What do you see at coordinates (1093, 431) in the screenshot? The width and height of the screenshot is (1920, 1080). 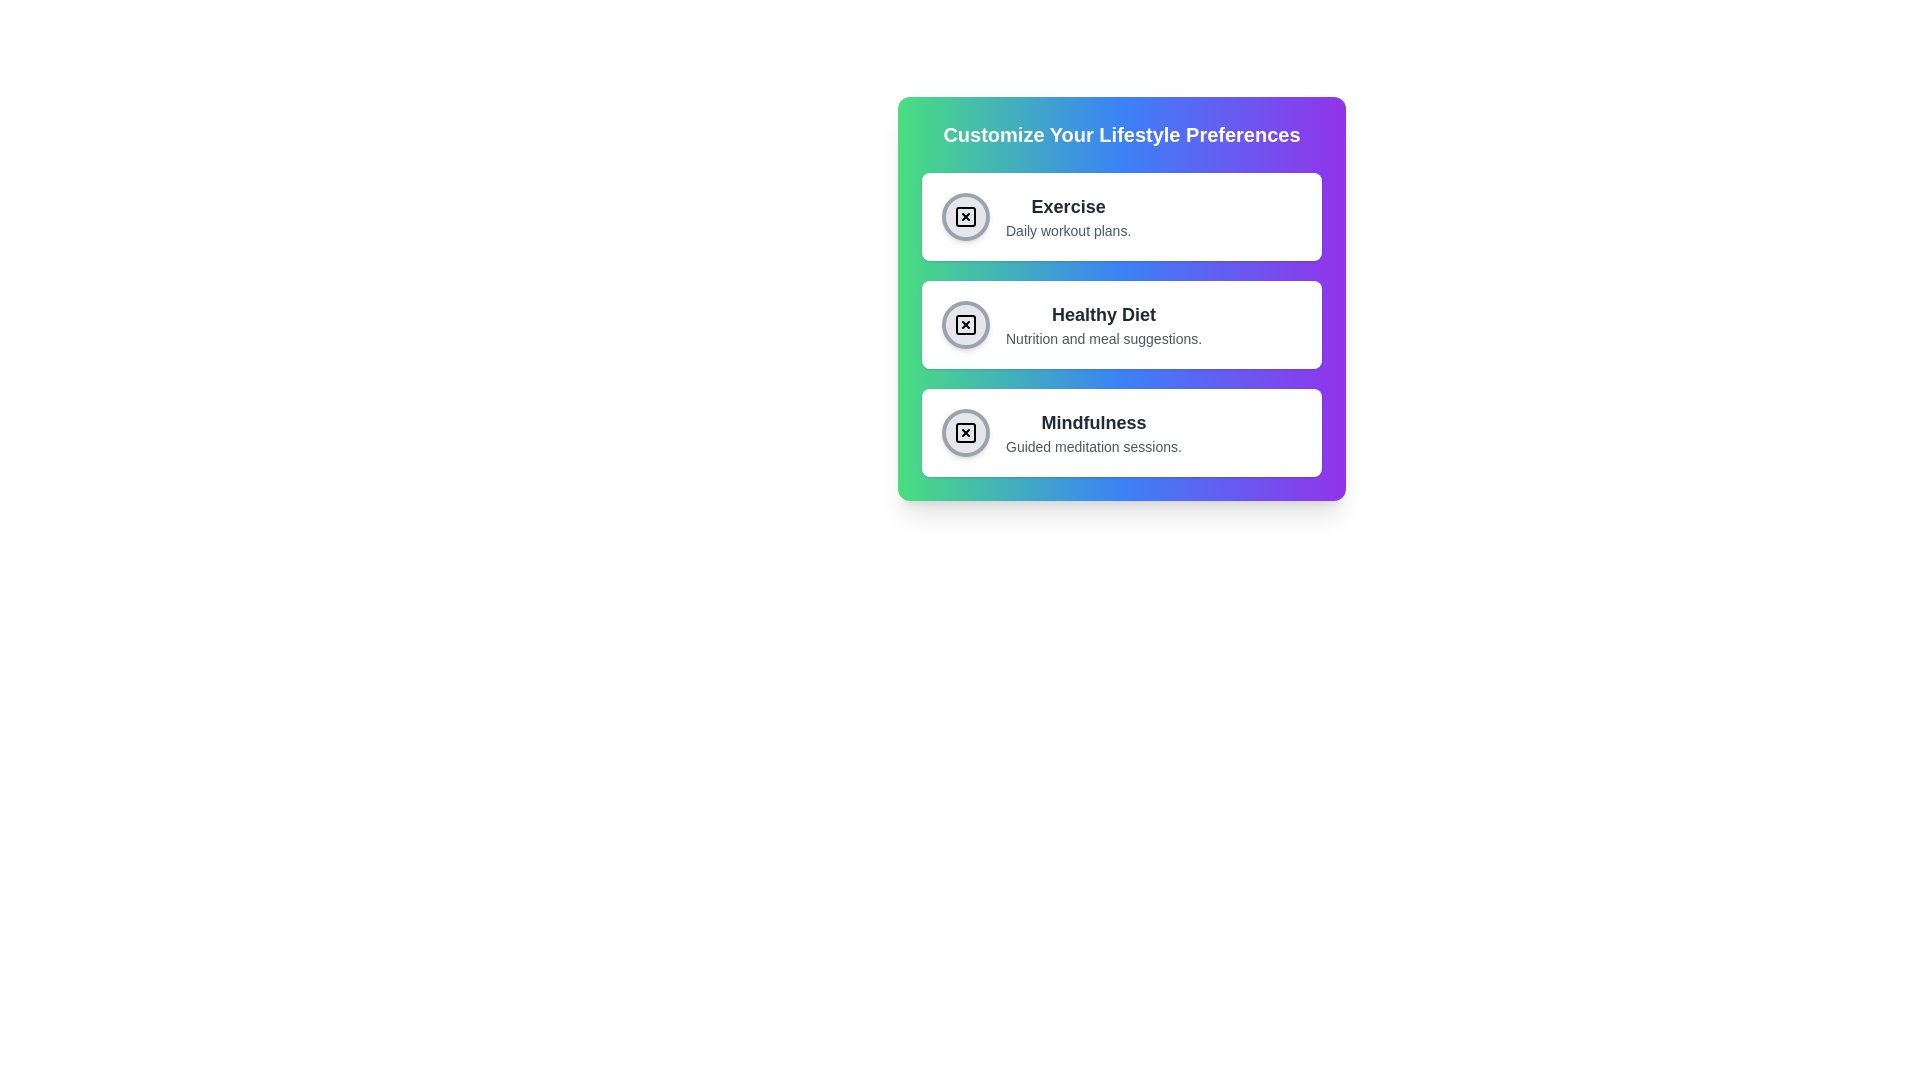 I see `the Label displaying 'Mindfulness' as a bold heading and 'Guided meditation sessions.' as a subheading` at bounding box center [1093, 431].